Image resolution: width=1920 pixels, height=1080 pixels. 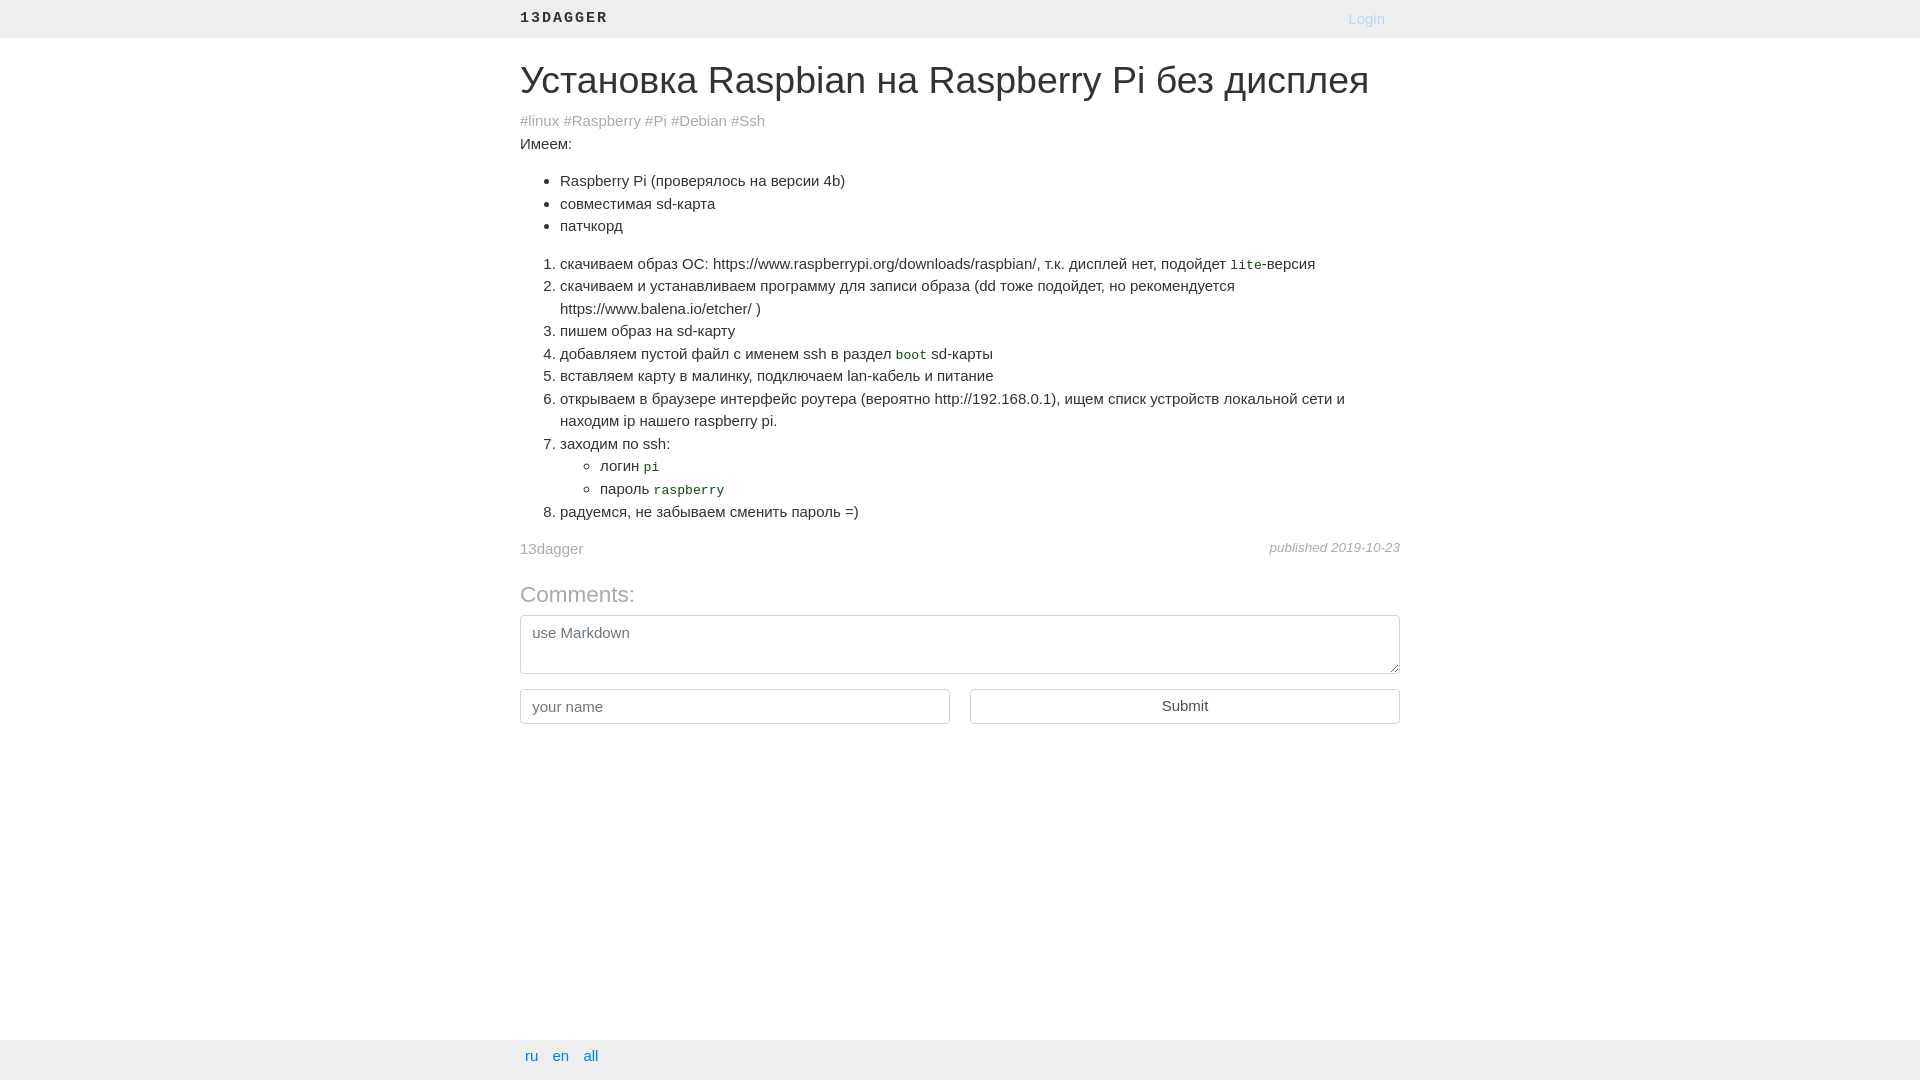 I want to click on 'ru', so click(x=531, y=1055).